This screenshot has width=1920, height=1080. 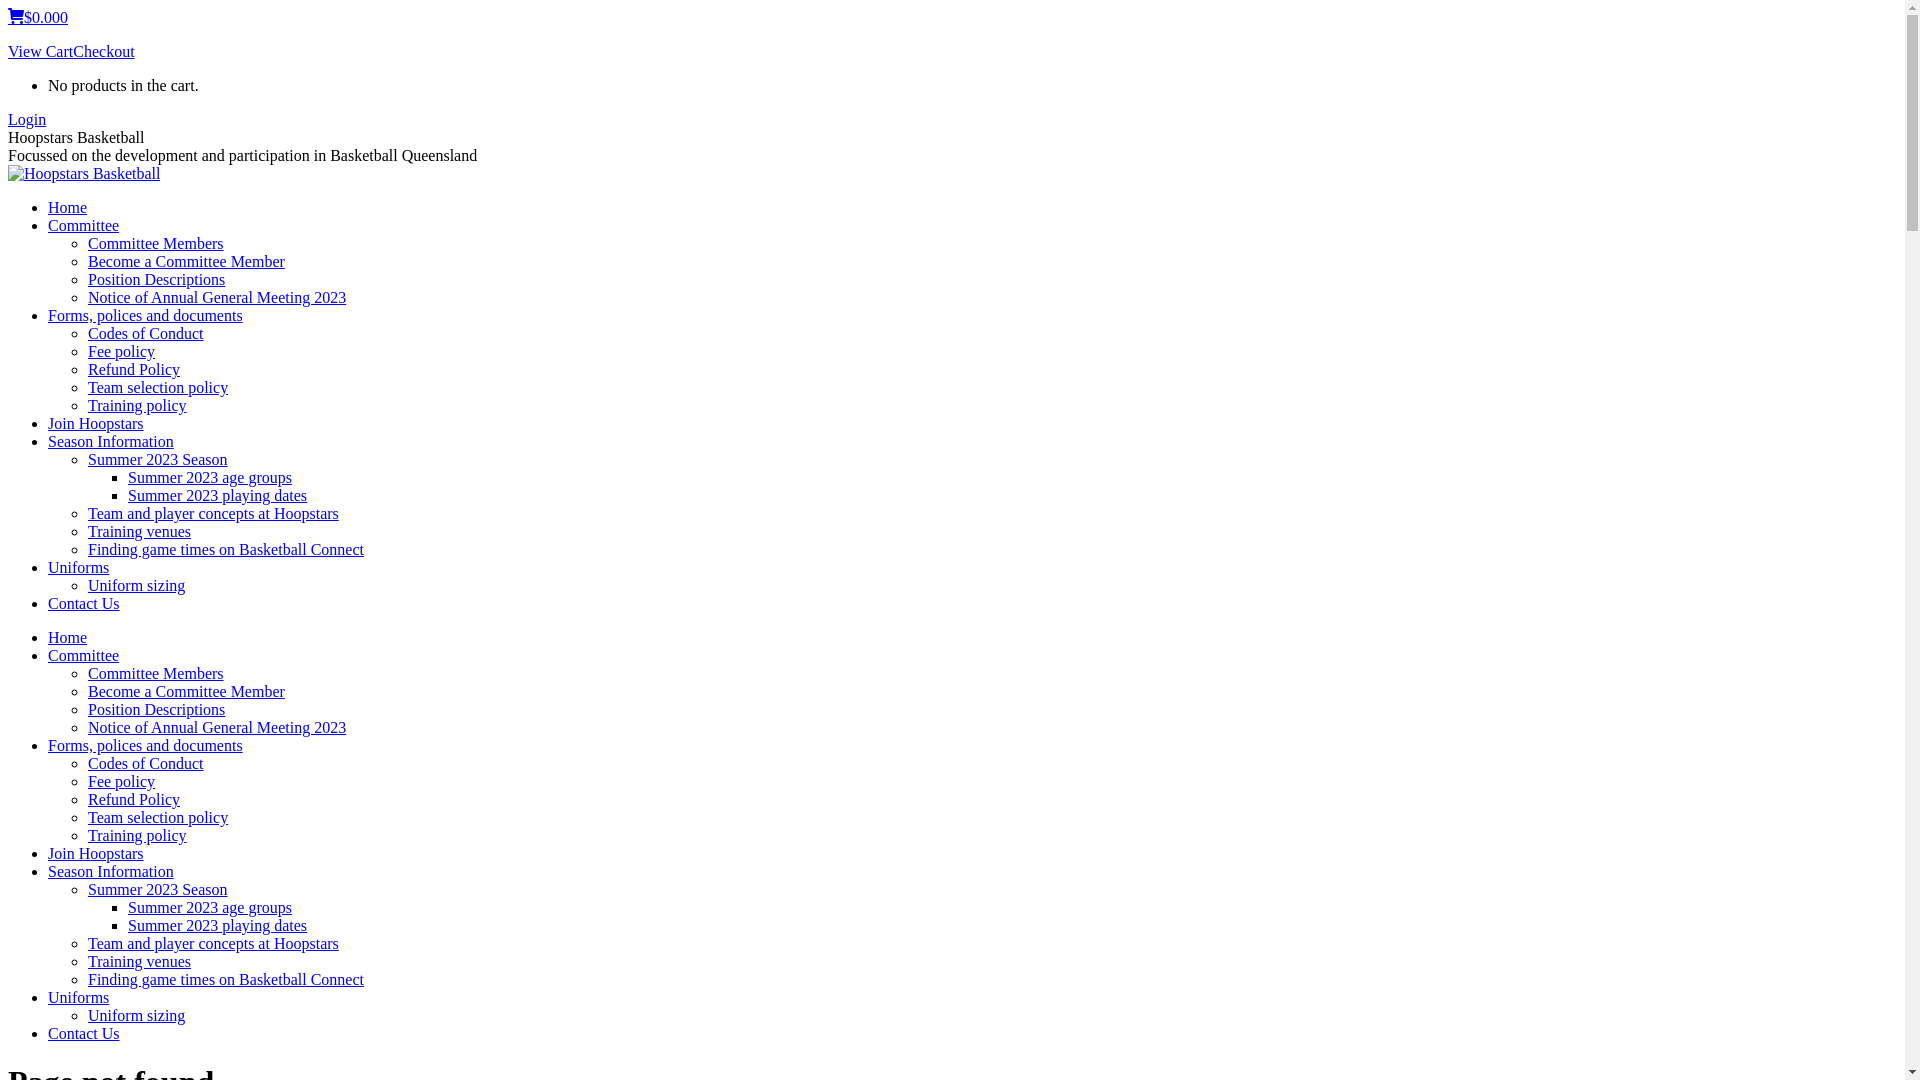 I want to click on 'Training policy', so click(x=136, y=835).